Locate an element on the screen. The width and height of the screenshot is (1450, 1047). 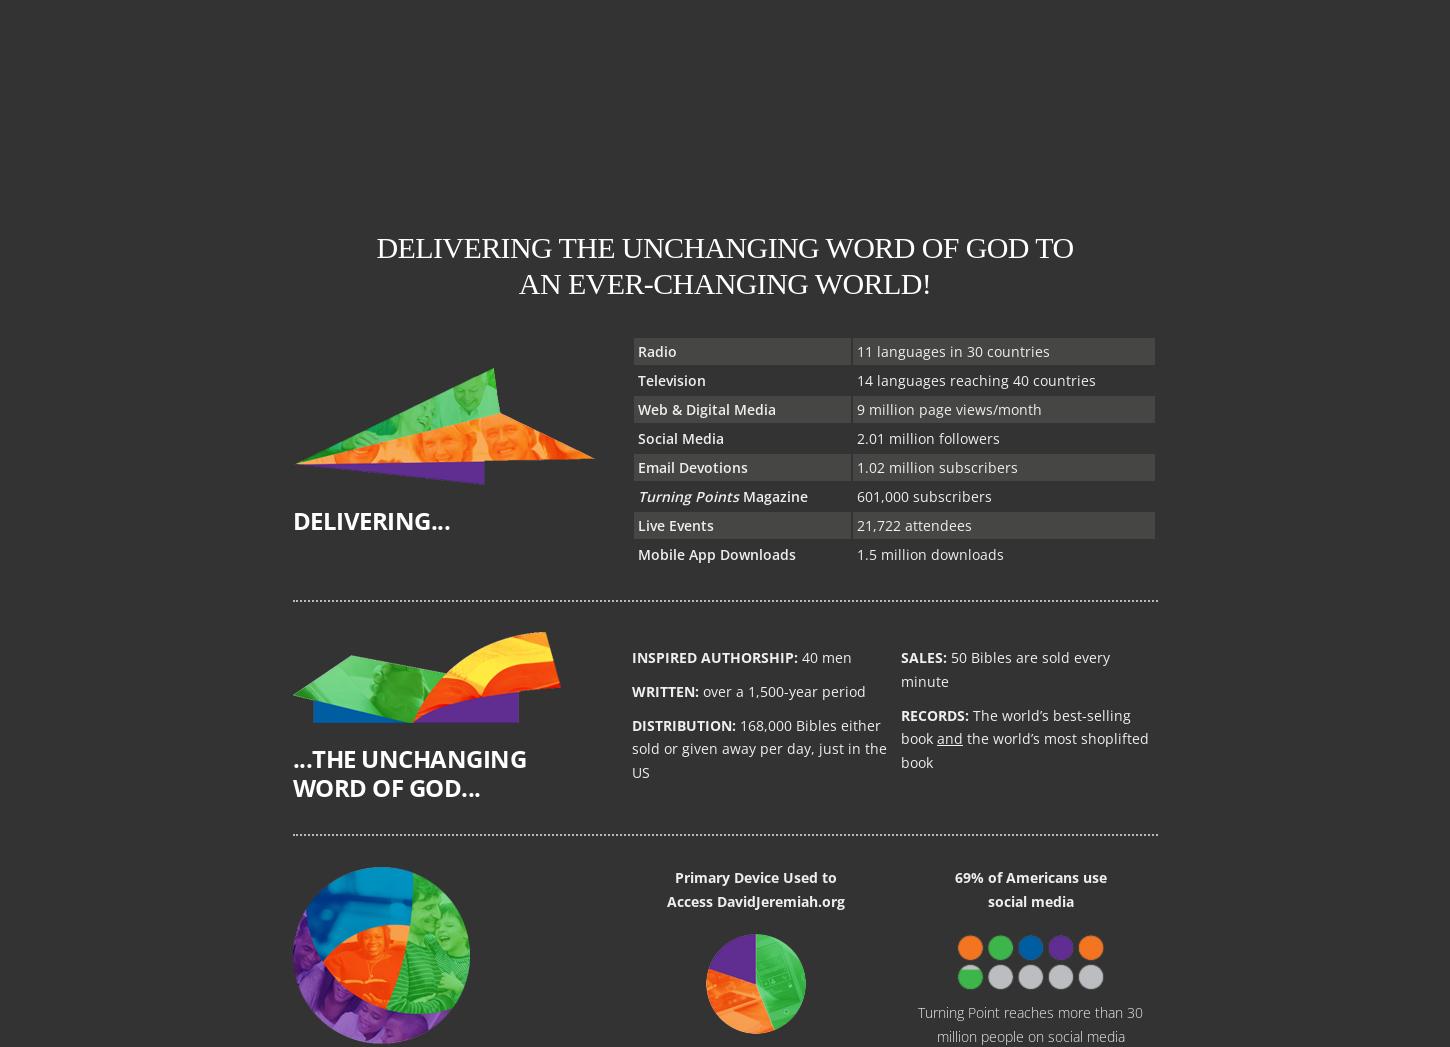
'Web & Digital Media' is located at coordinates (705, 407).